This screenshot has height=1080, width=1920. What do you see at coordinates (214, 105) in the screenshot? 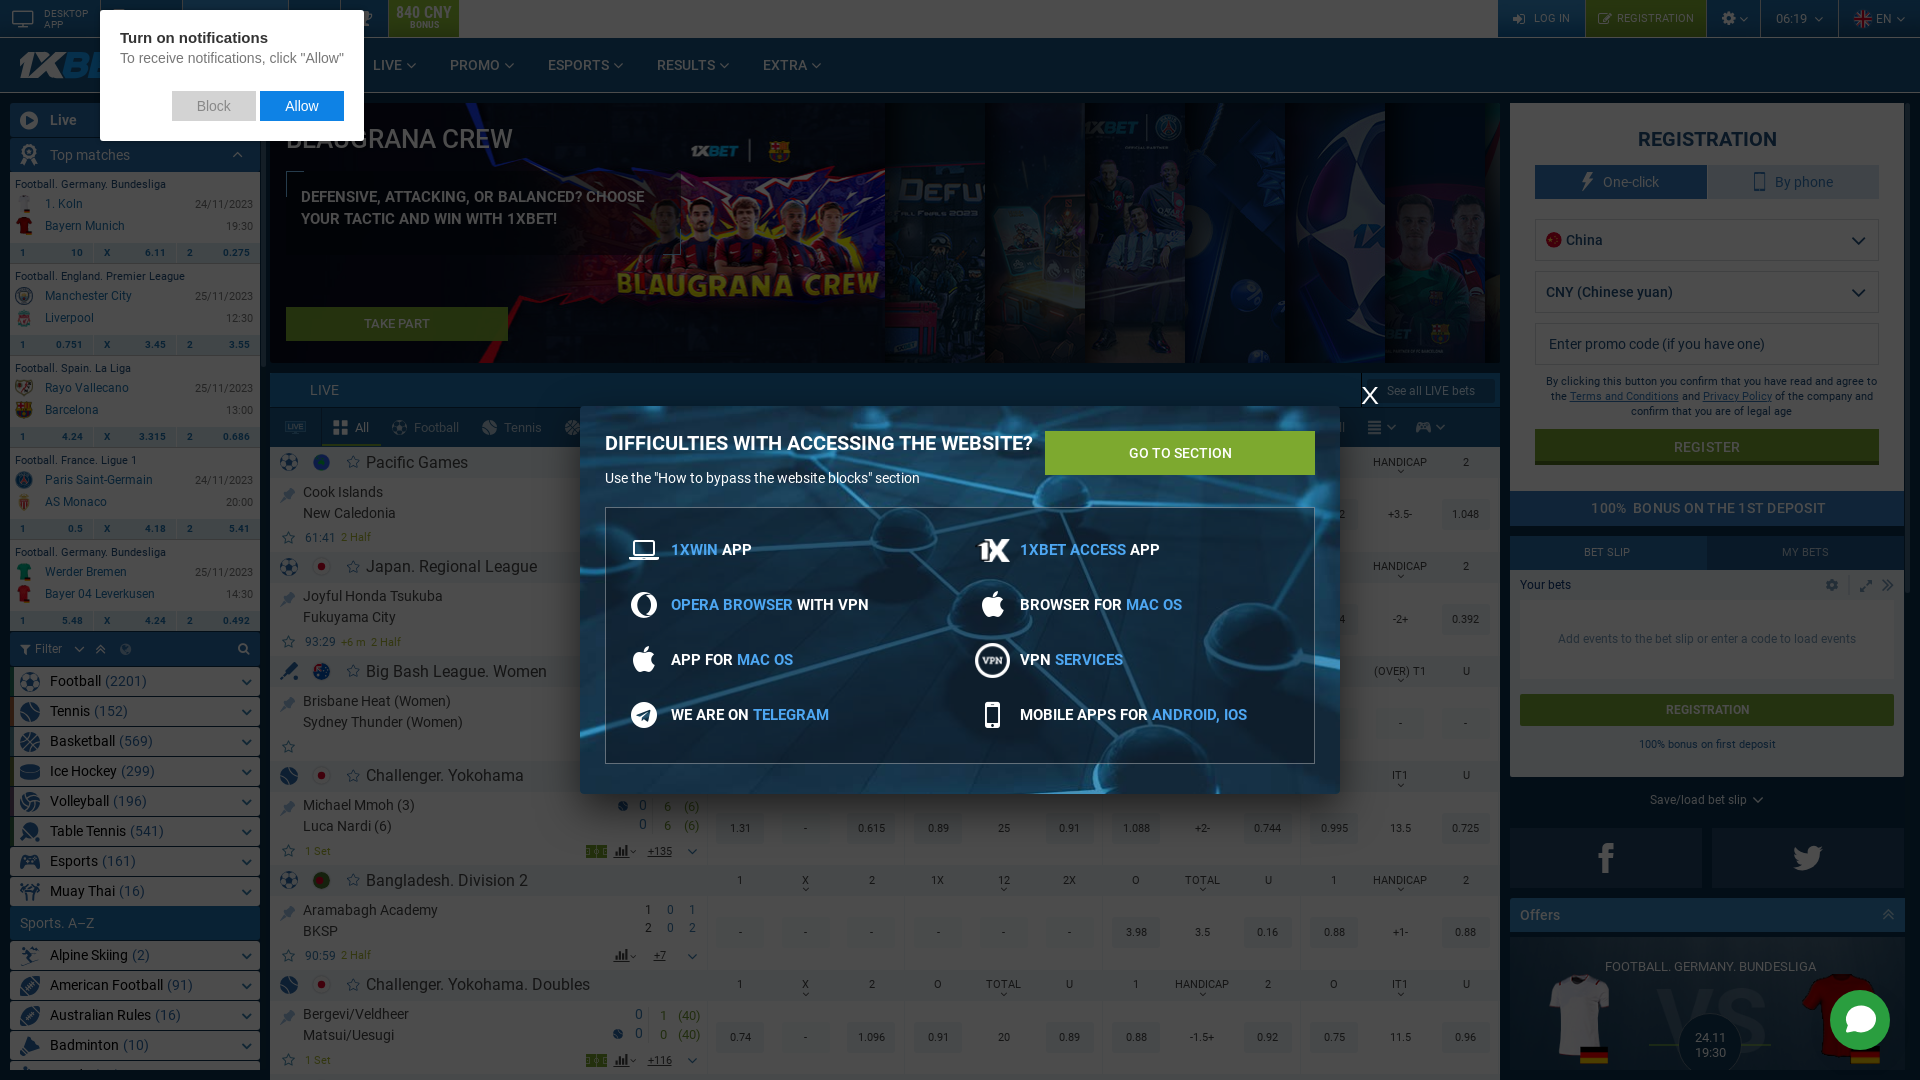
I see `'Block'` at bounding box center [214, 105].